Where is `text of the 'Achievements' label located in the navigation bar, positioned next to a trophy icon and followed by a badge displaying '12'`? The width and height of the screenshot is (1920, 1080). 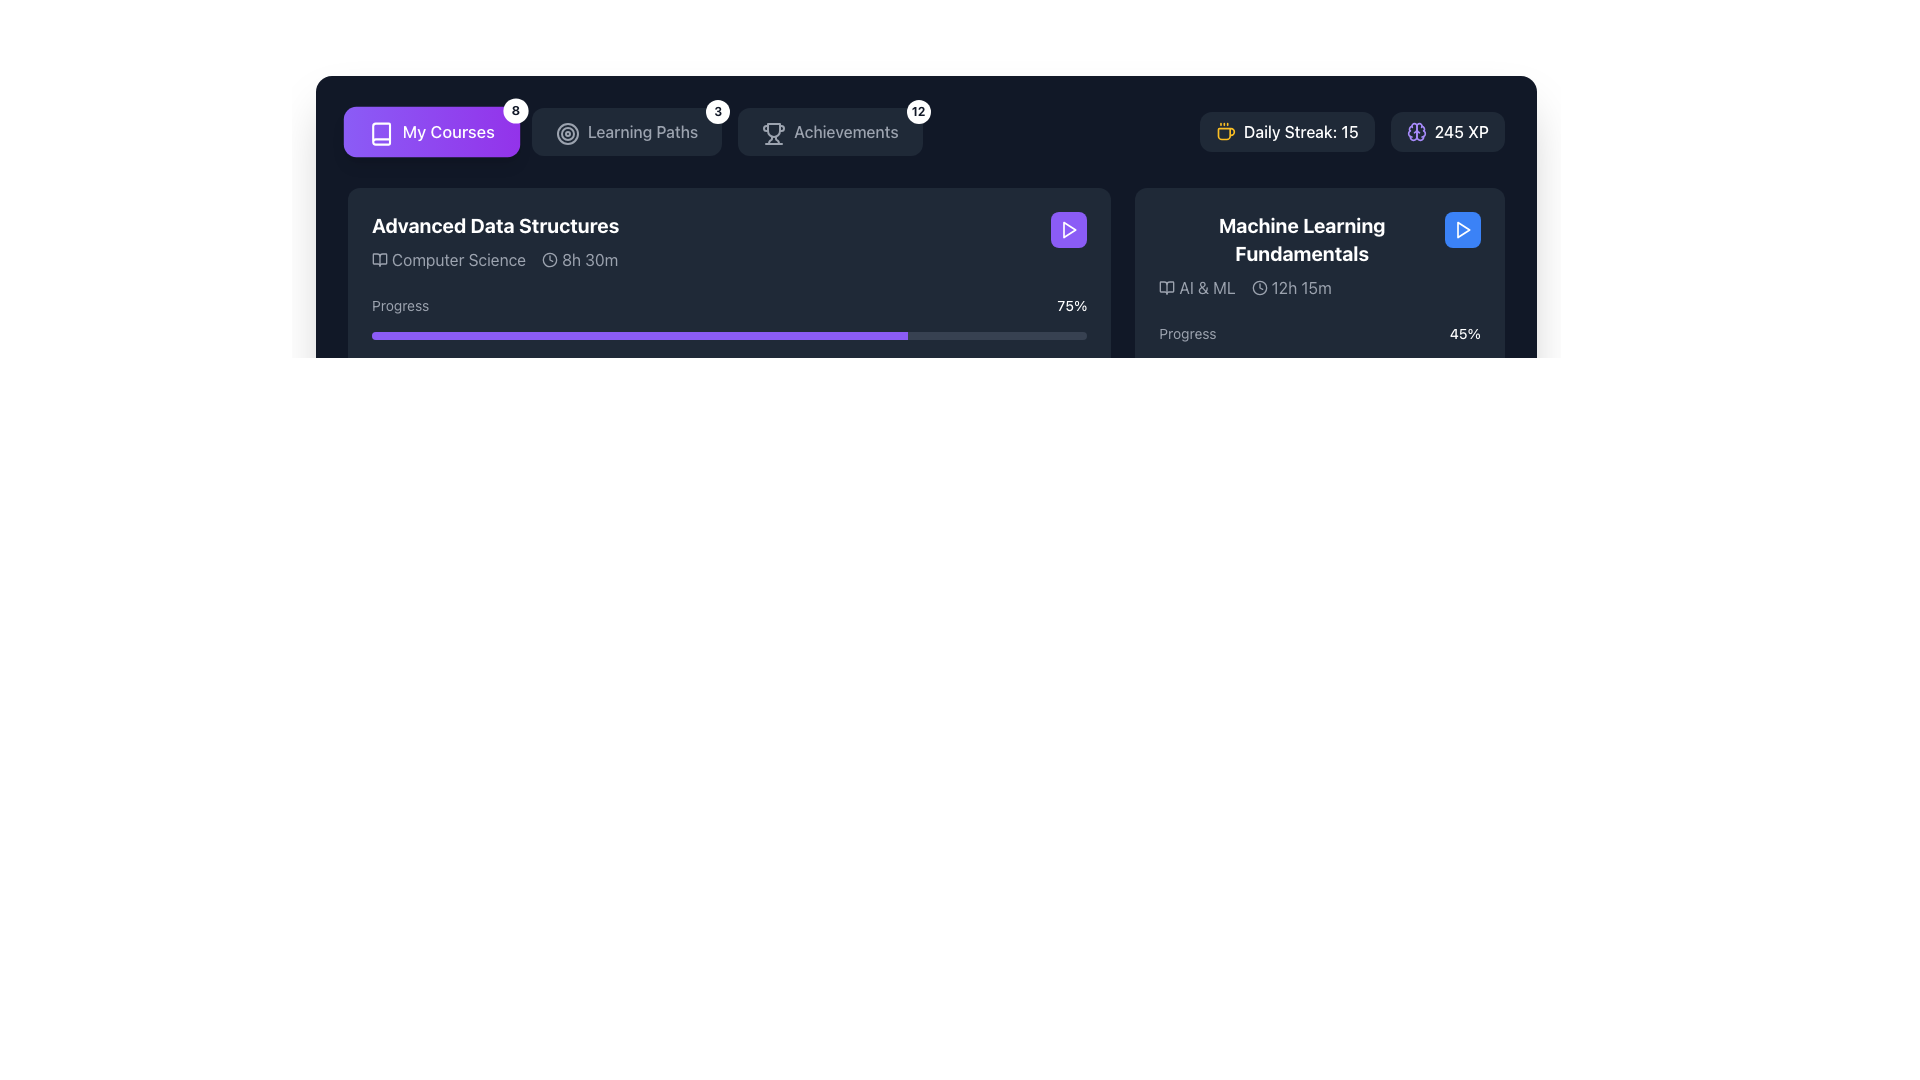
text of the 'Achievements' label located in the navigation bar, positioned next to a trophy icon and followed by a badge displaying '12' is located at coordinates (846, 131).